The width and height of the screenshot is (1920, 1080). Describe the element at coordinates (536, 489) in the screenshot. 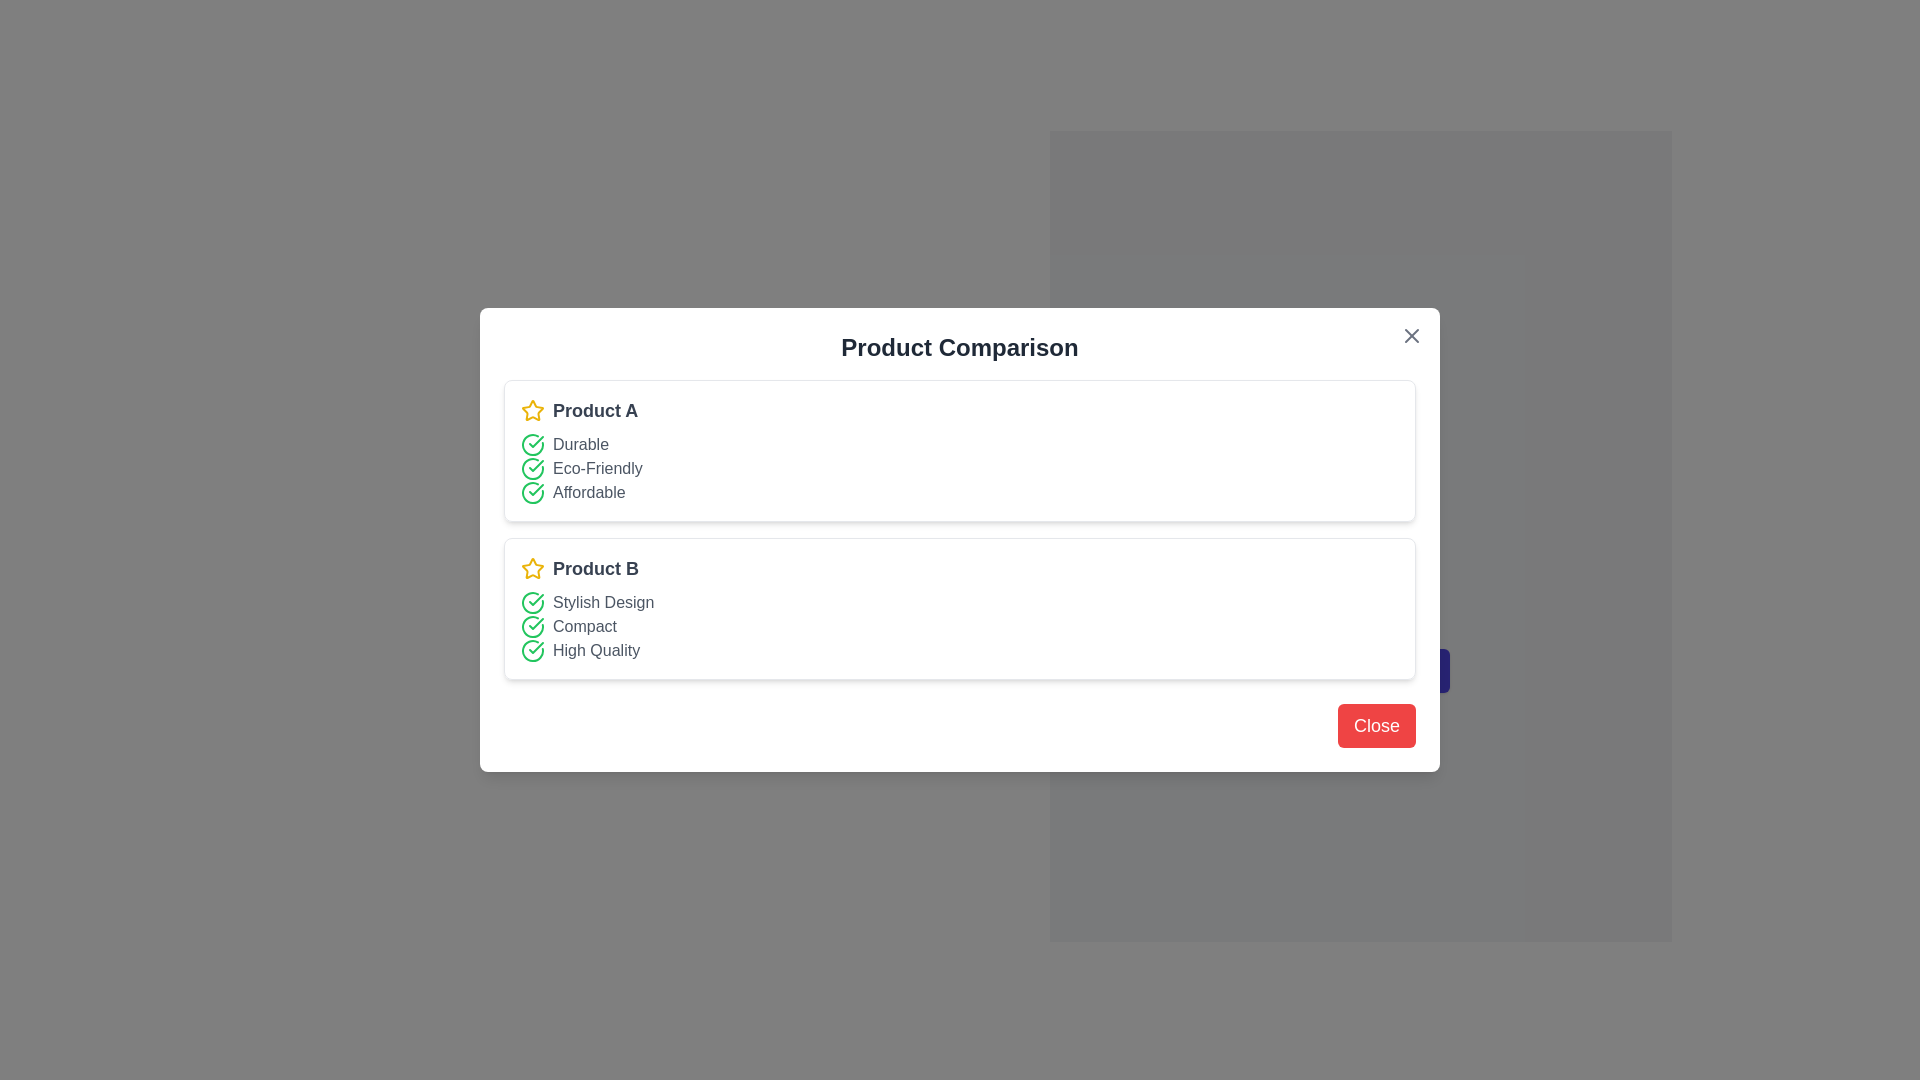

I see `the visual indicator icon for the 'Durable' feature in the product comparison list for 'Product A', which signifies a successful fulfillment or positive status` at that location.